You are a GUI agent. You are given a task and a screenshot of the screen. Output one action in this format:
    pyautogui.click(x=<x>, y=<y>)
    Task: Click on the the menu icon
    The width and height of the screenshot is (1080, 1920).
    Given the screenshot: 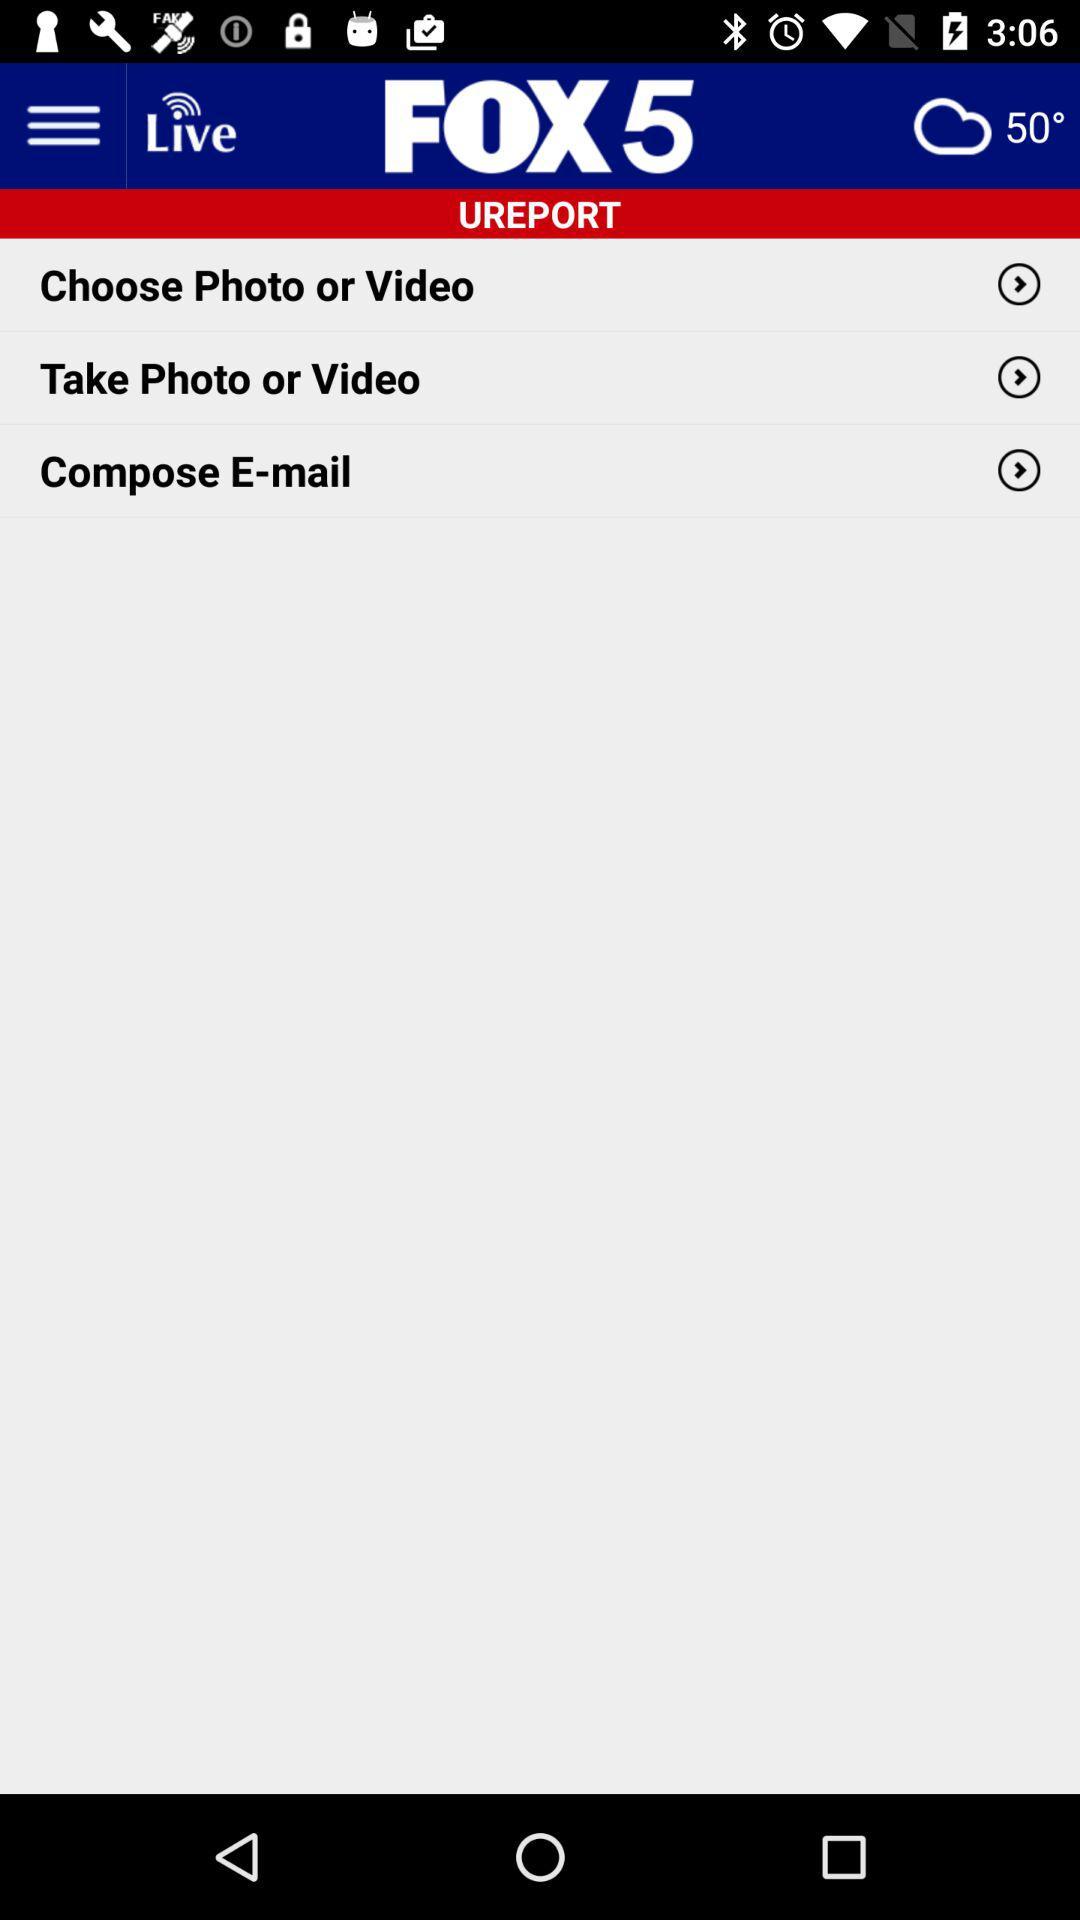 What is the action you would take?
    pyautogui.click(x=61, y=124)
    